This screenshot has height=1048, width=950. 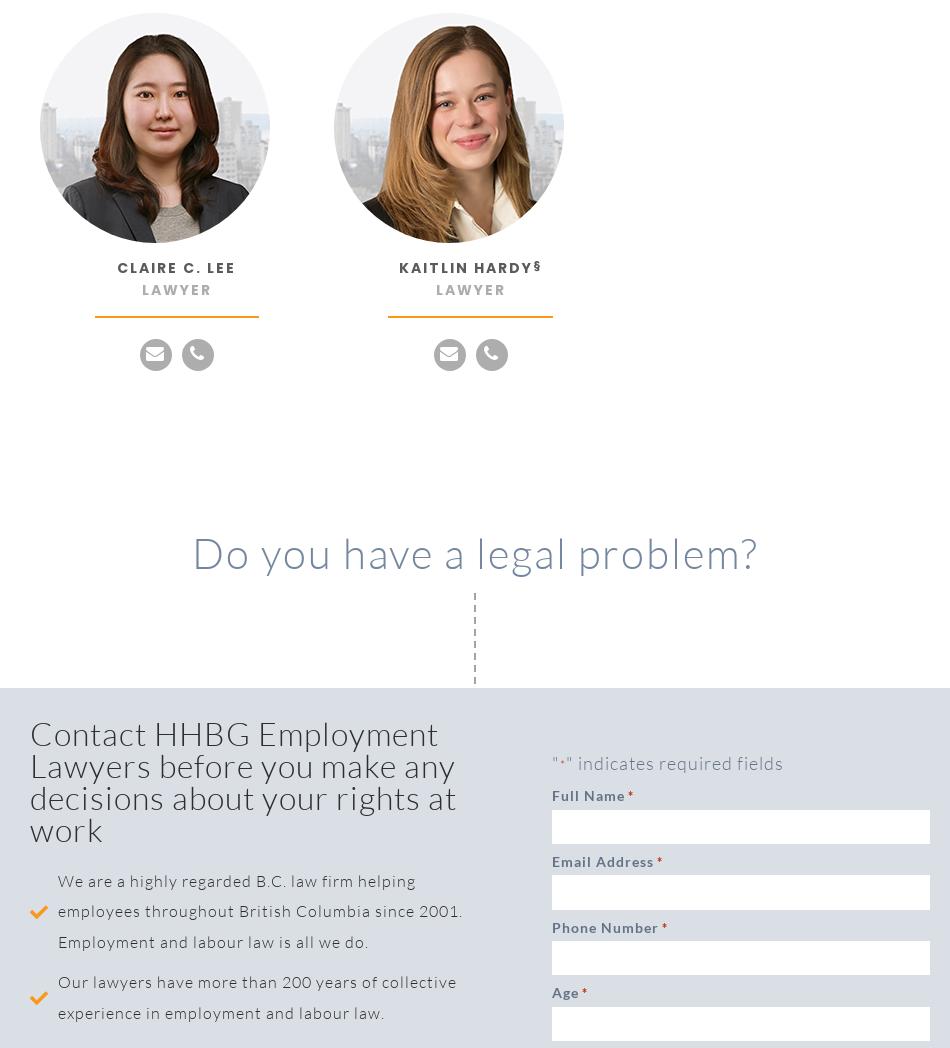 What do you see at coordinates (604, 926) in the screenshot?
I see `'Phone Number'` at bounding box center [604, 926].